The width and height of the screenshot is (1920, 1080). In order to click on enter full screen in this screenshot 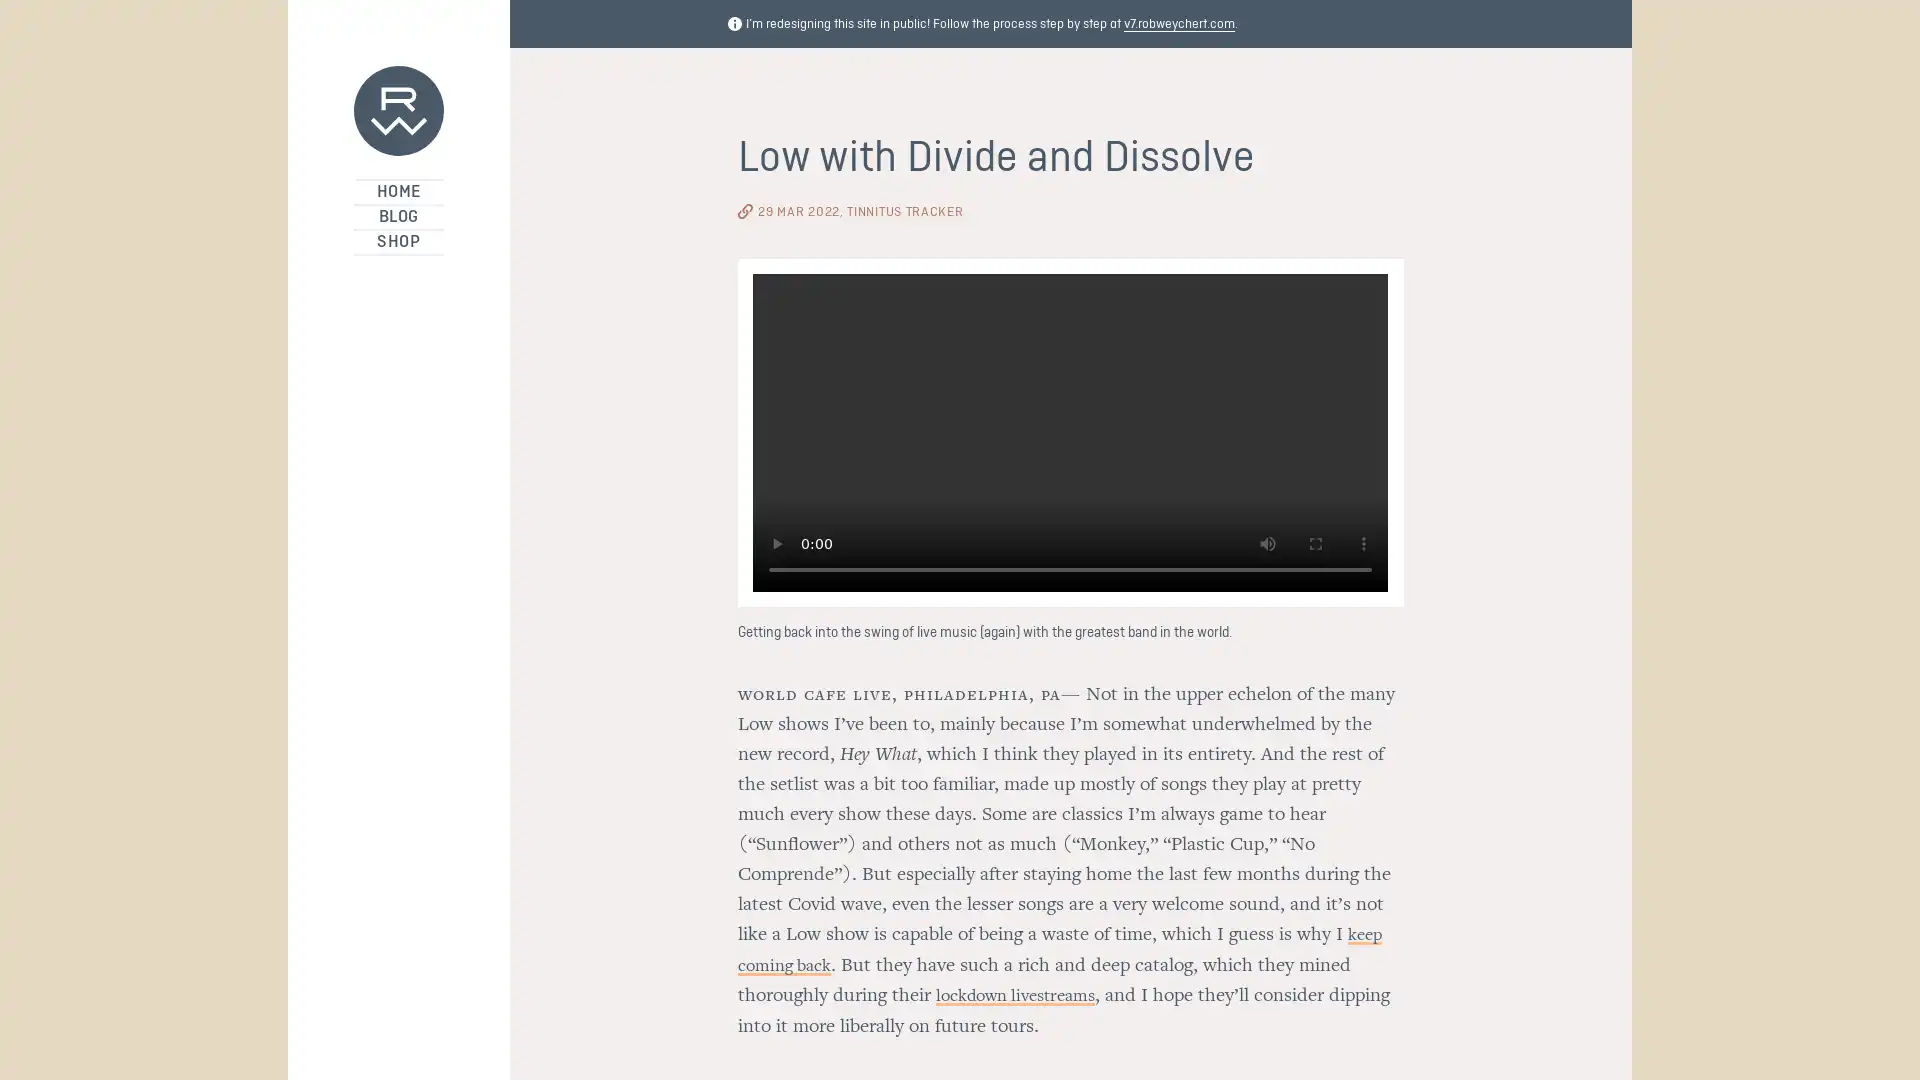, I will do `click(1315, 547)`.